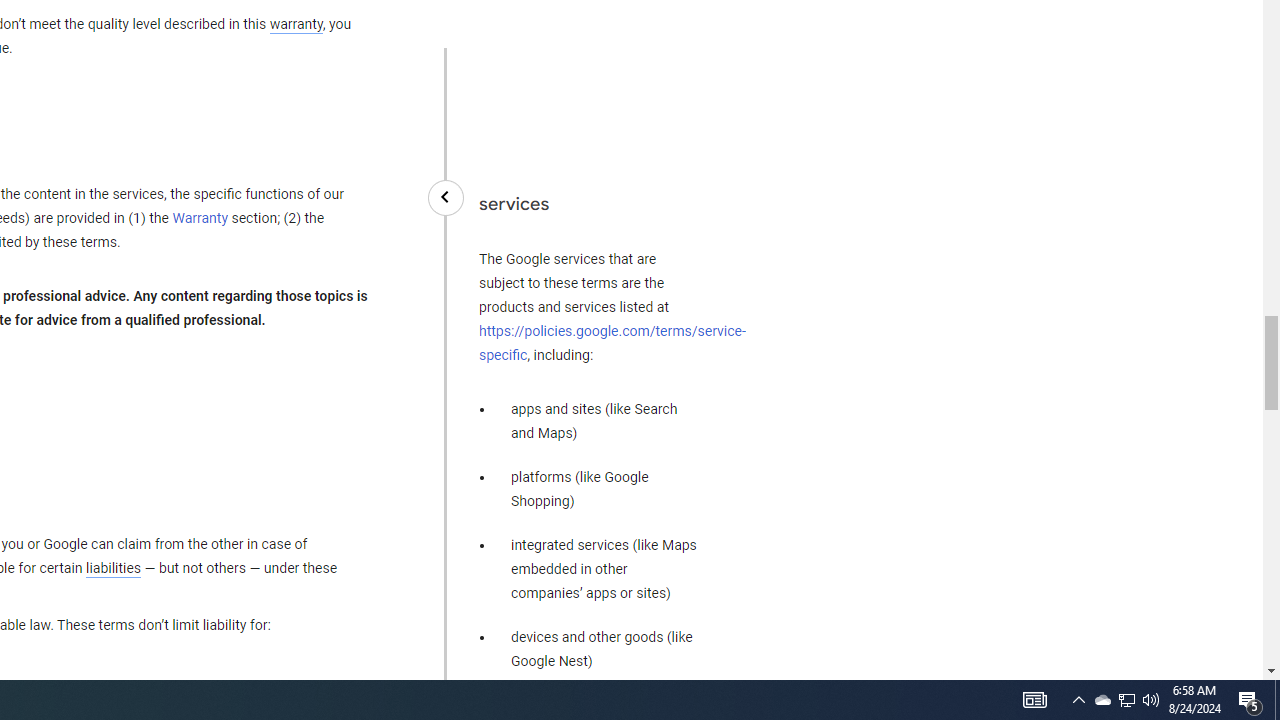 This screenshot has width=1280, height=720. Describe the element at coordinates (112, 568) in the screenshot. I see `'liabilities'` at that location.